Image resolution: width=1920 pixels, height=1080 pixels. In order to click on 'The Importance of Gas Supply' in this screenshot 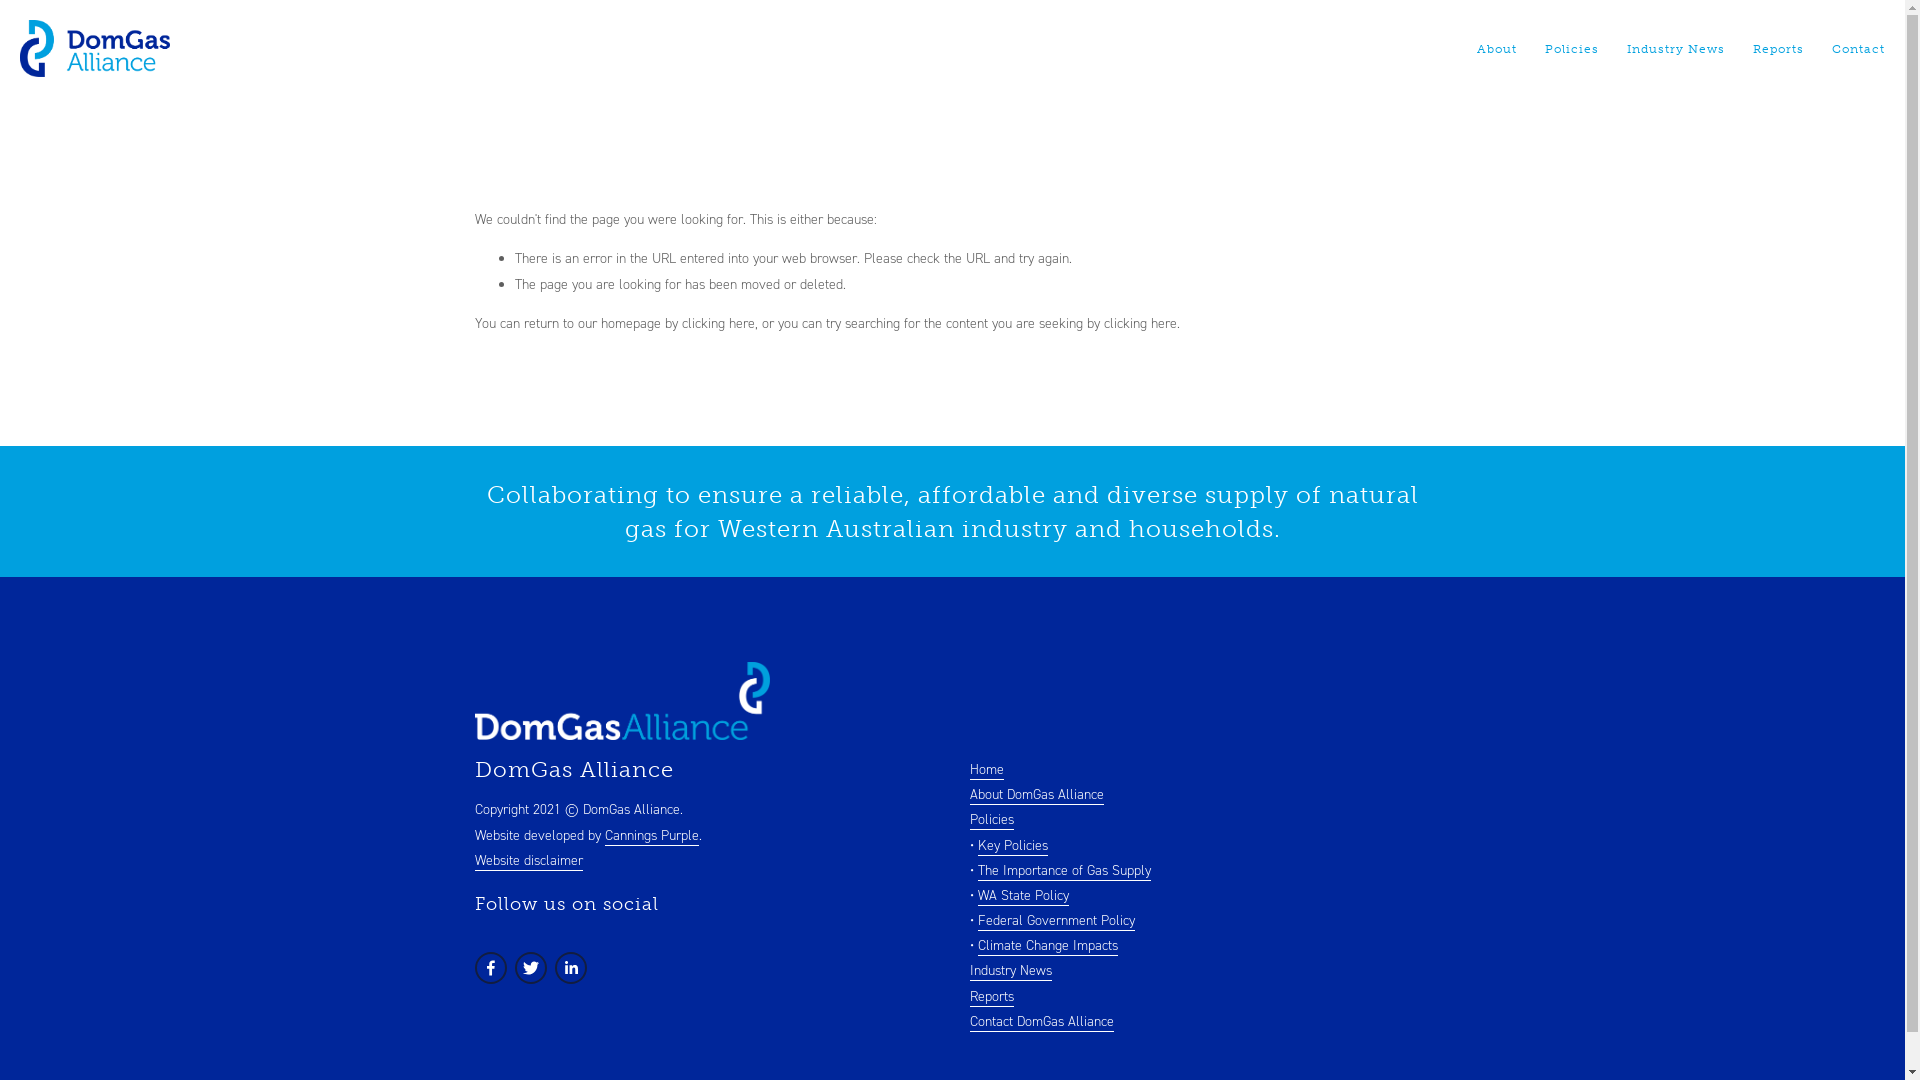, I will do `click(1063, 870)`.